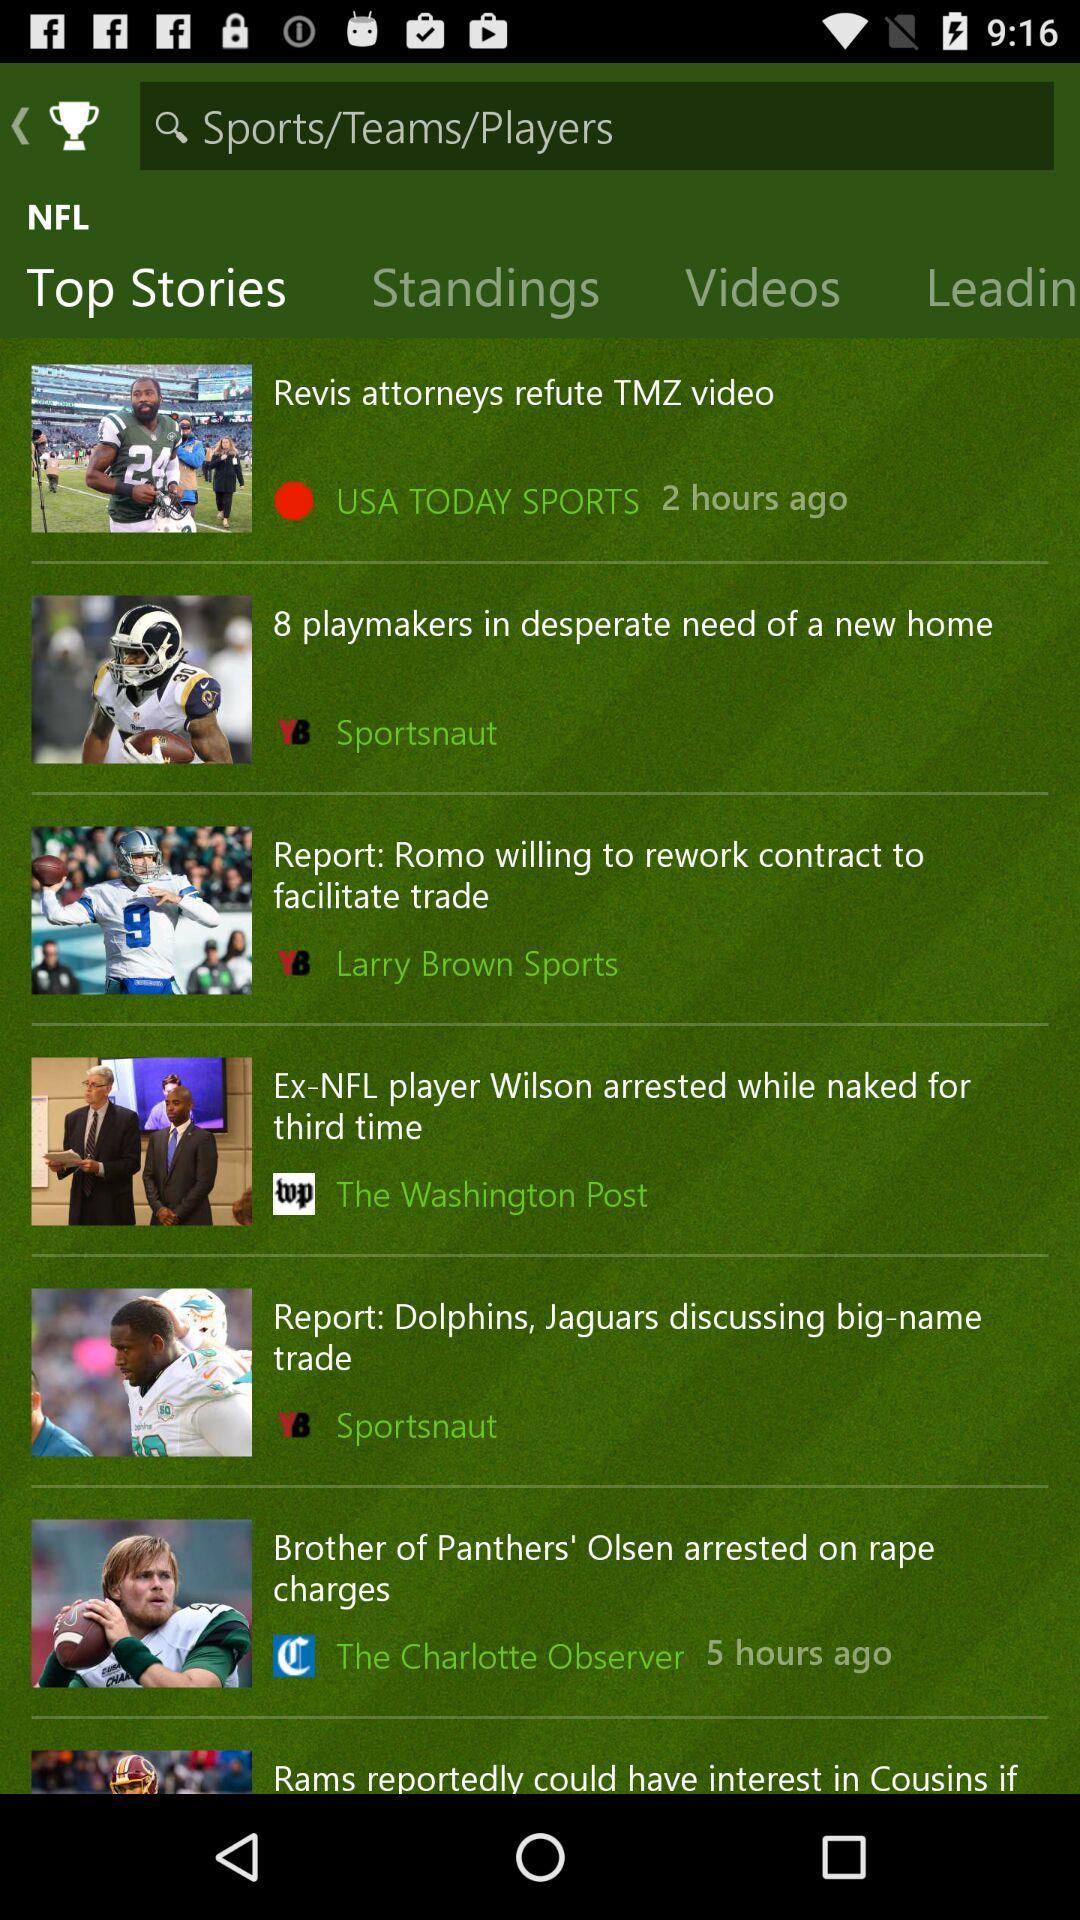 This screenshot has width=1080, height=1920. I want to click on the icon to the left of the standings, so click(171, 290).